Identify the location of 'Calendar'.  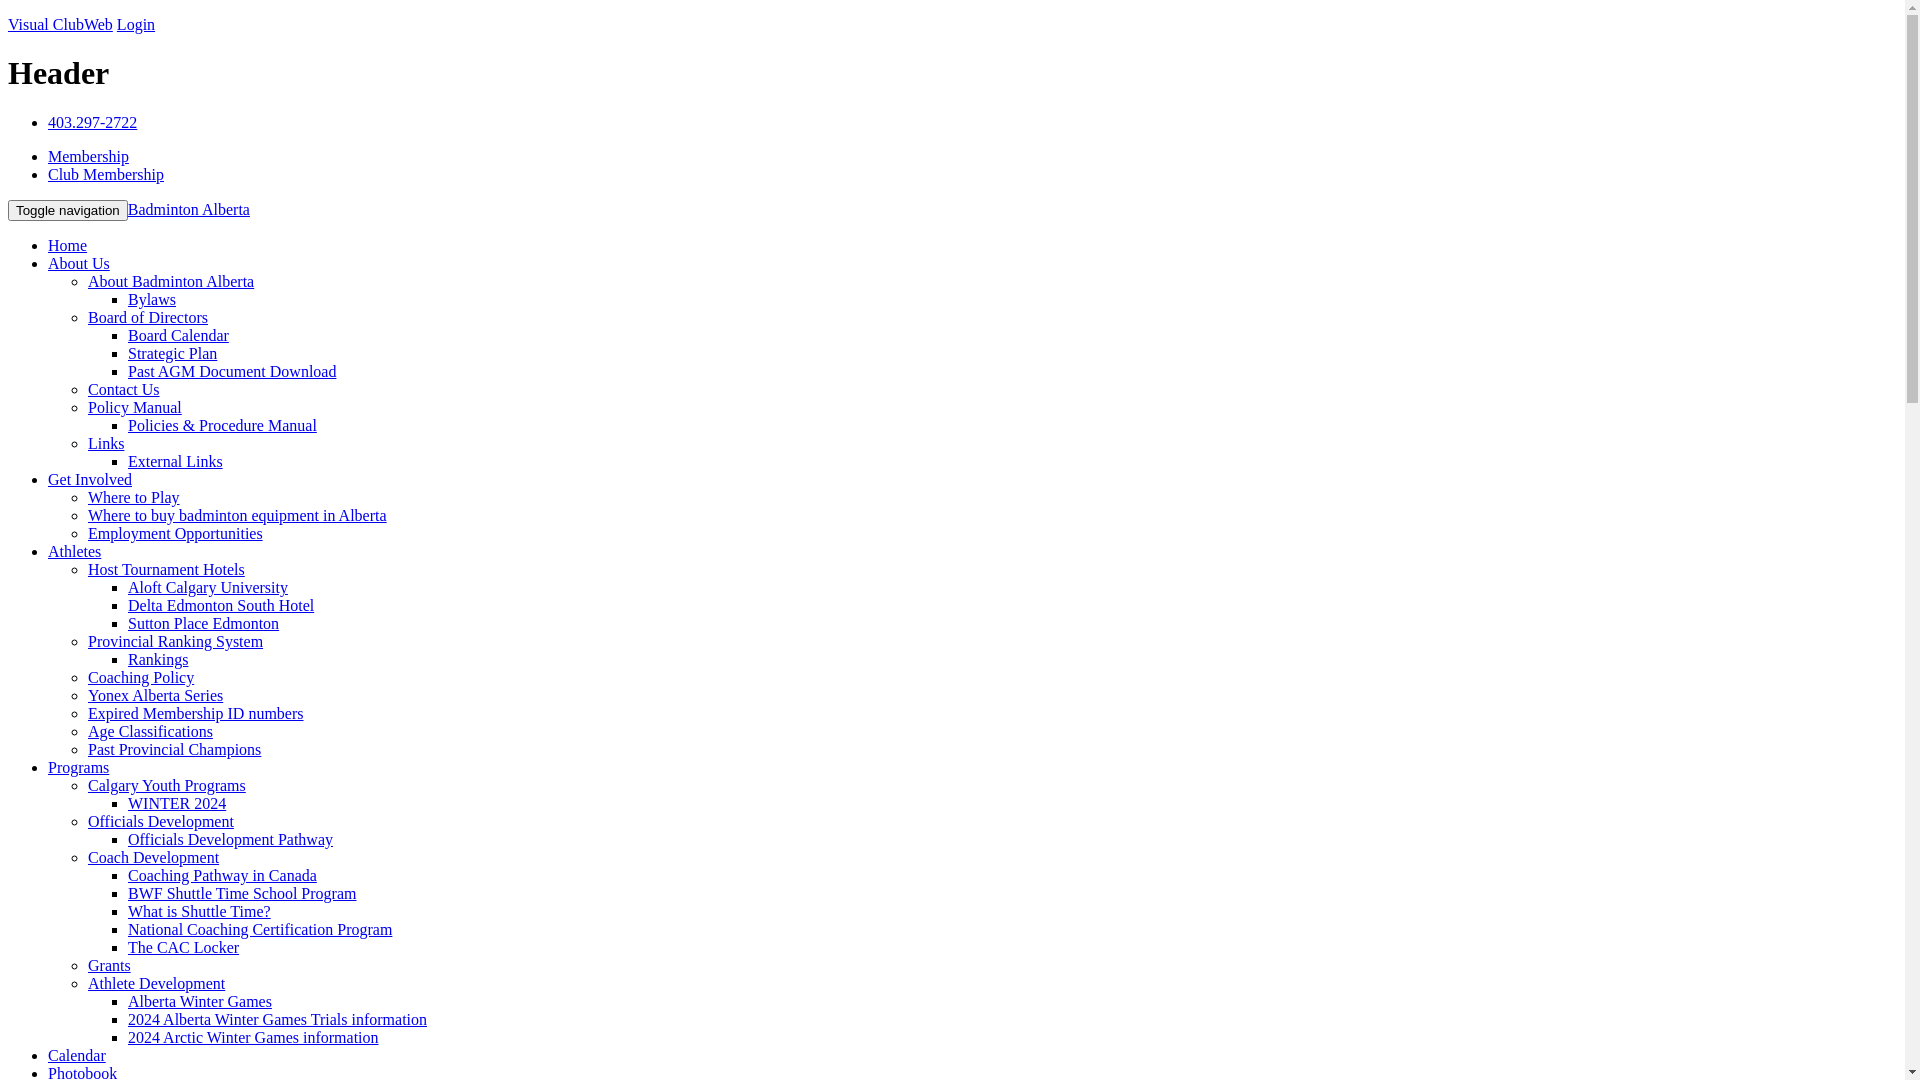
(76, 1054).